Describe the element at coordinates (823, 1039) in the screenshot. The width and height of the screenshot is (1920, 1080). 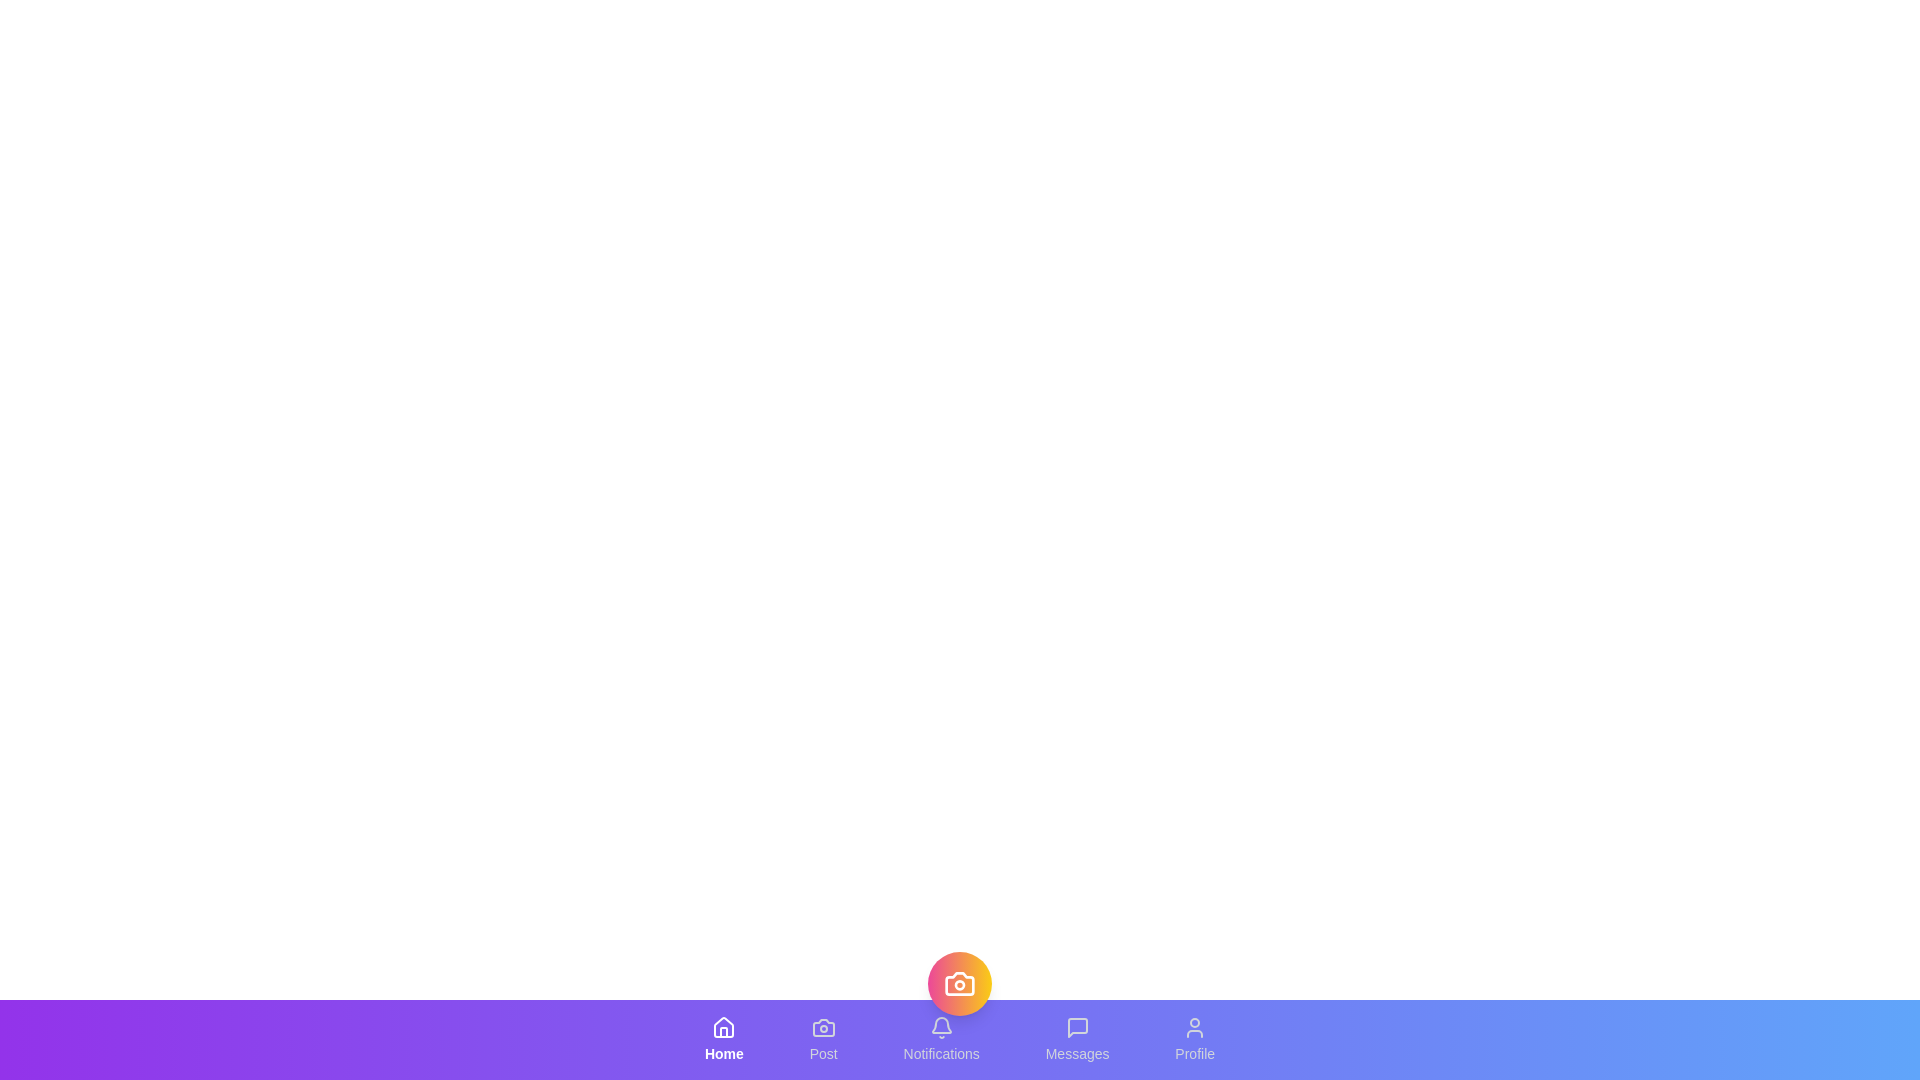
I see `the tab labeled Post to observe the visual effect` at that location.